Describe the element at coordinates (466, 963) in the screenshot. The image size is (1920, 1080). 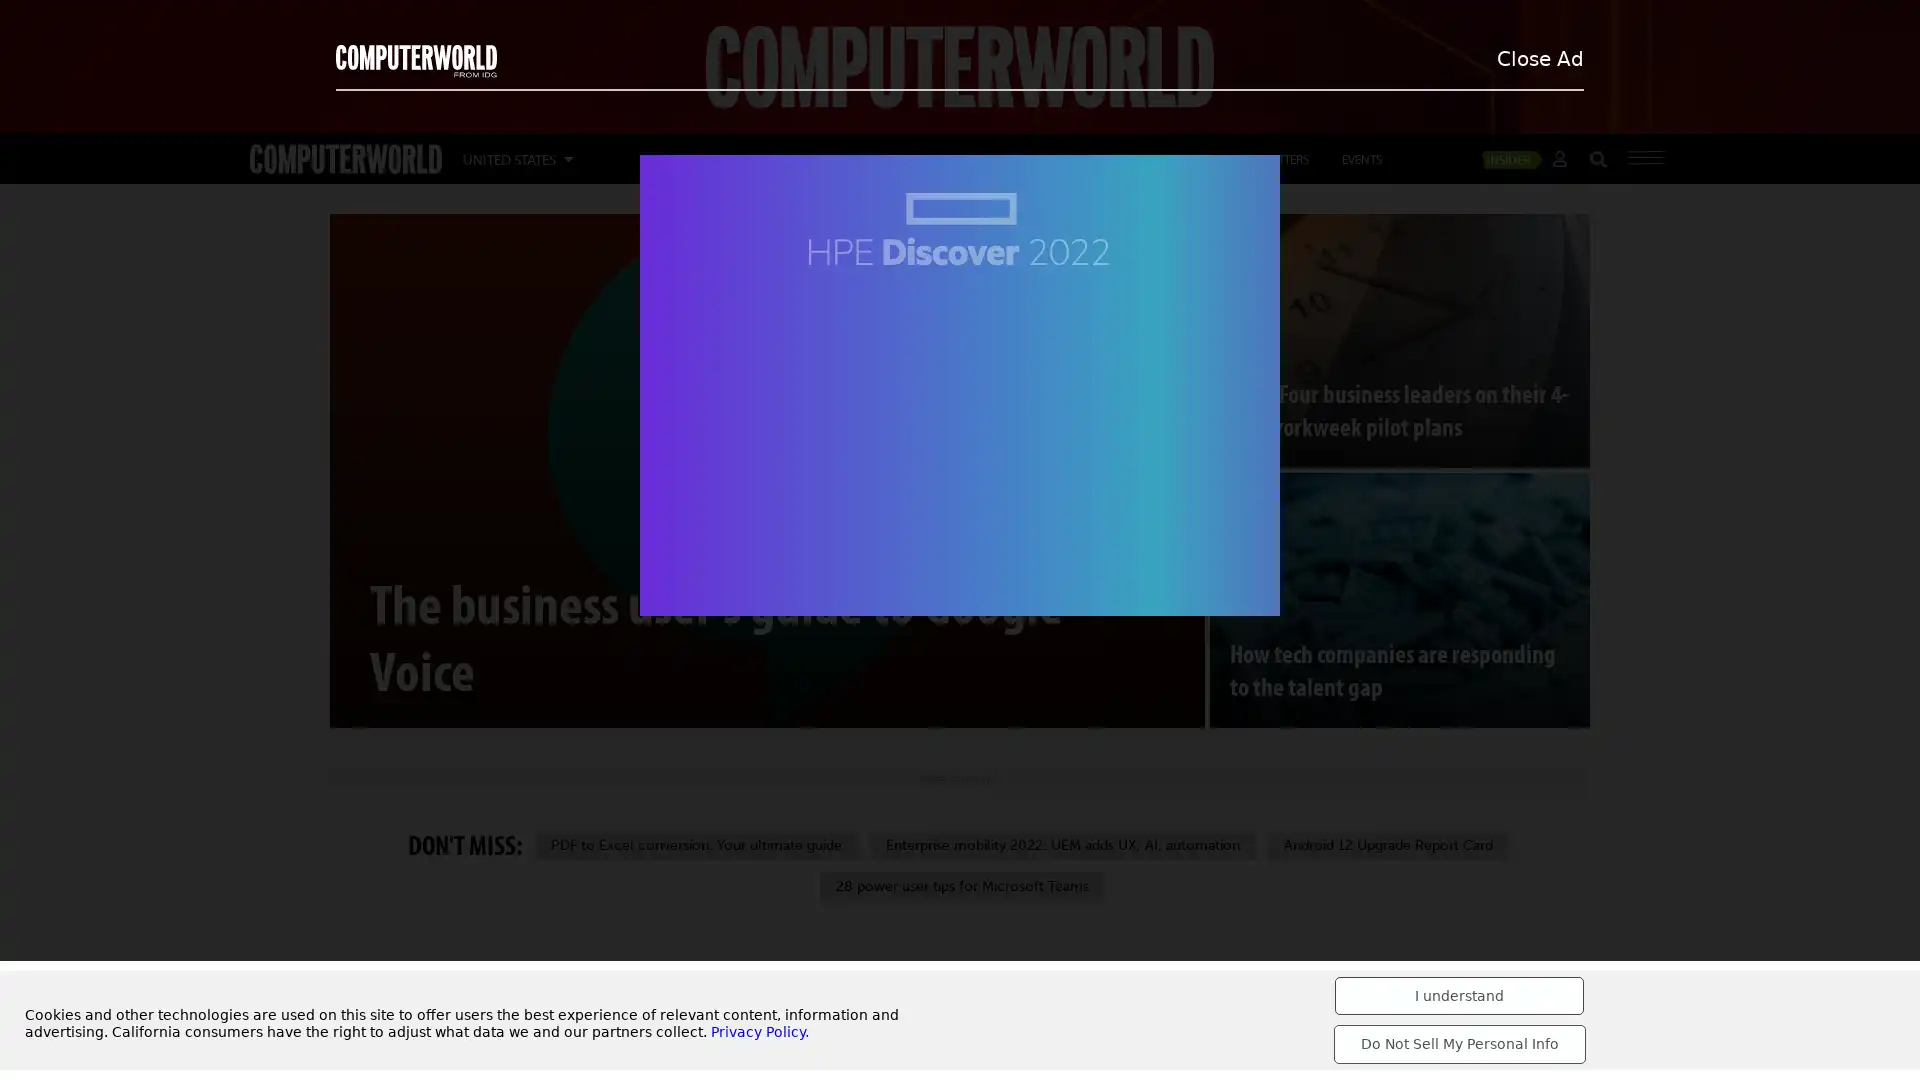
I see `Follow on LinkedIn` at that location.